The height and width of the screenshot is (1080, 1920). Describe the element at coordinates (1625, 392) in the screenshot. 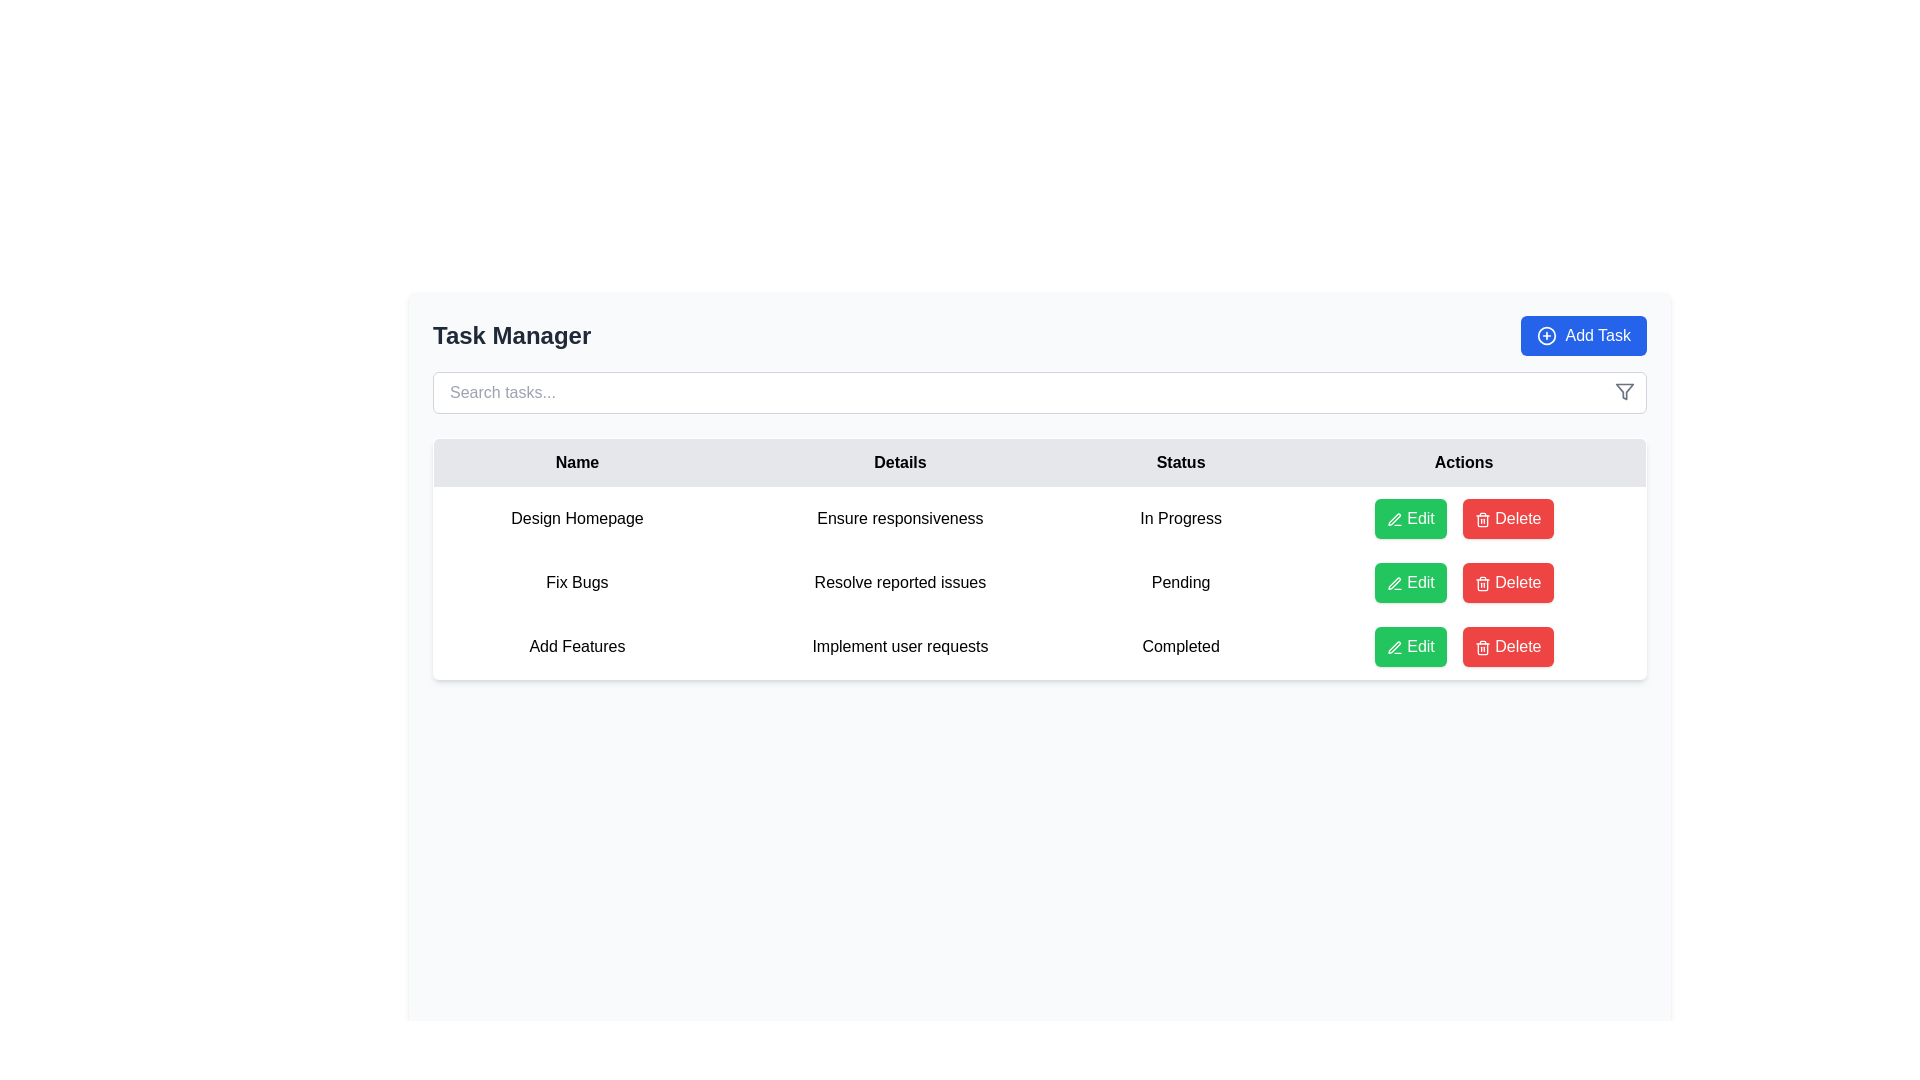

I see `the triangular funnel-shaped icon located in the top-right corner of the interface` at that location.